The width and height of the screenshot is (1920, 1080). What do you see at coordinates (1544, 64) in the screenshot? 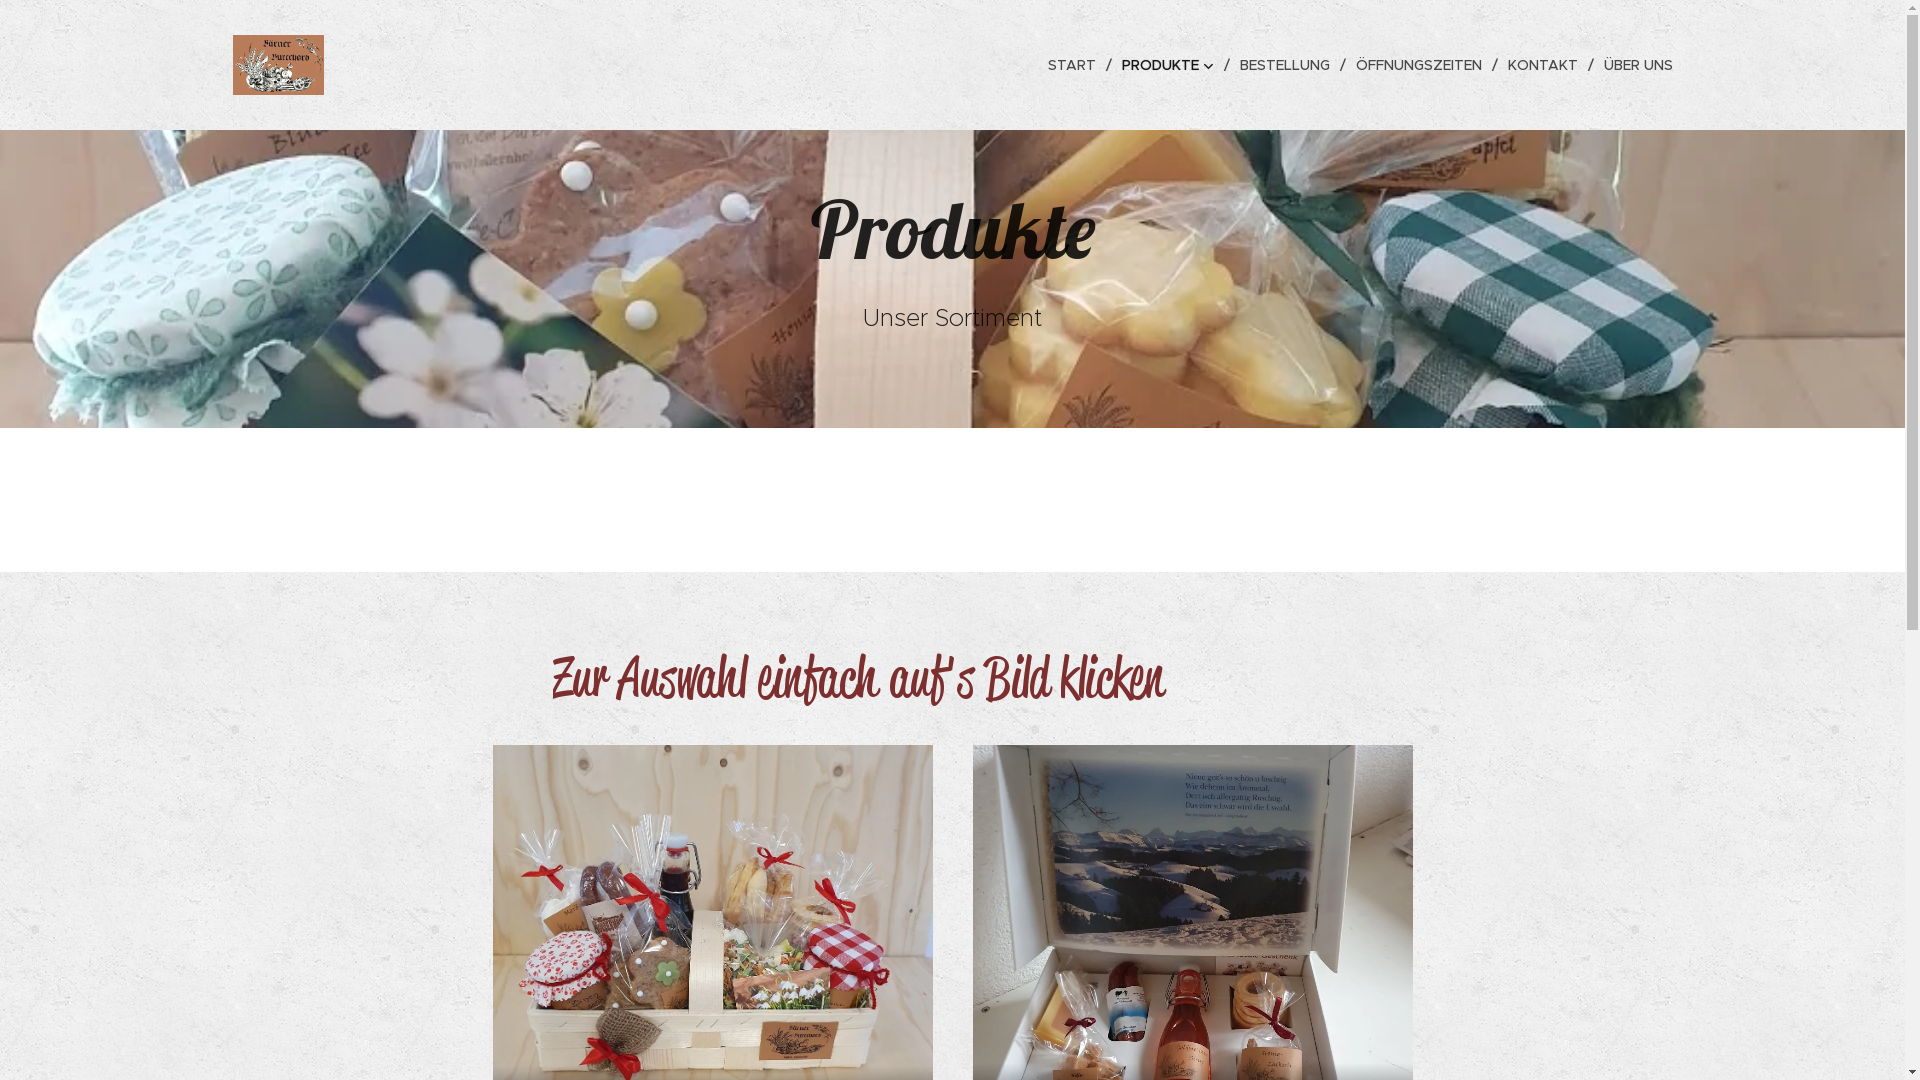
I see `'KONTAKT'` at bounding box center [1544, 64].